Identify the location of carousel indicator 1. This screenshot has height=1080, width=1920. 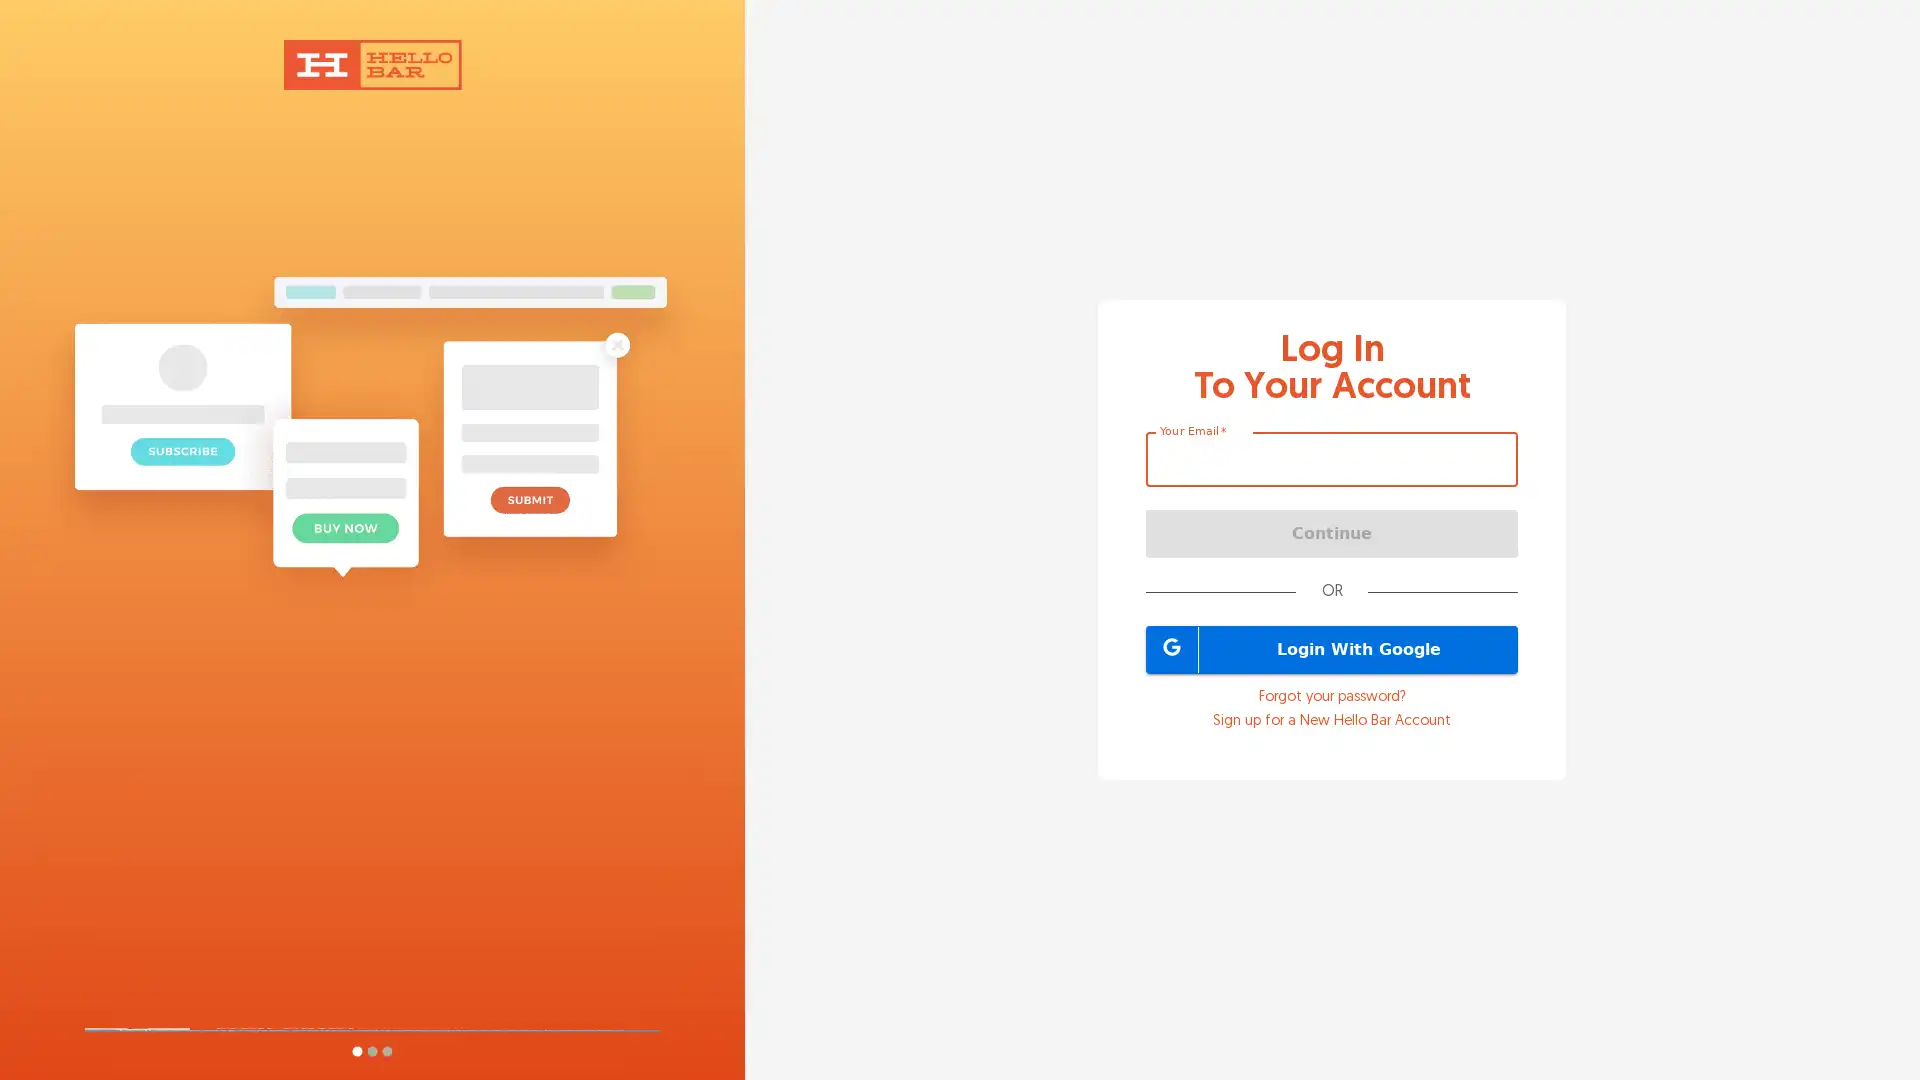
(356, 1050).